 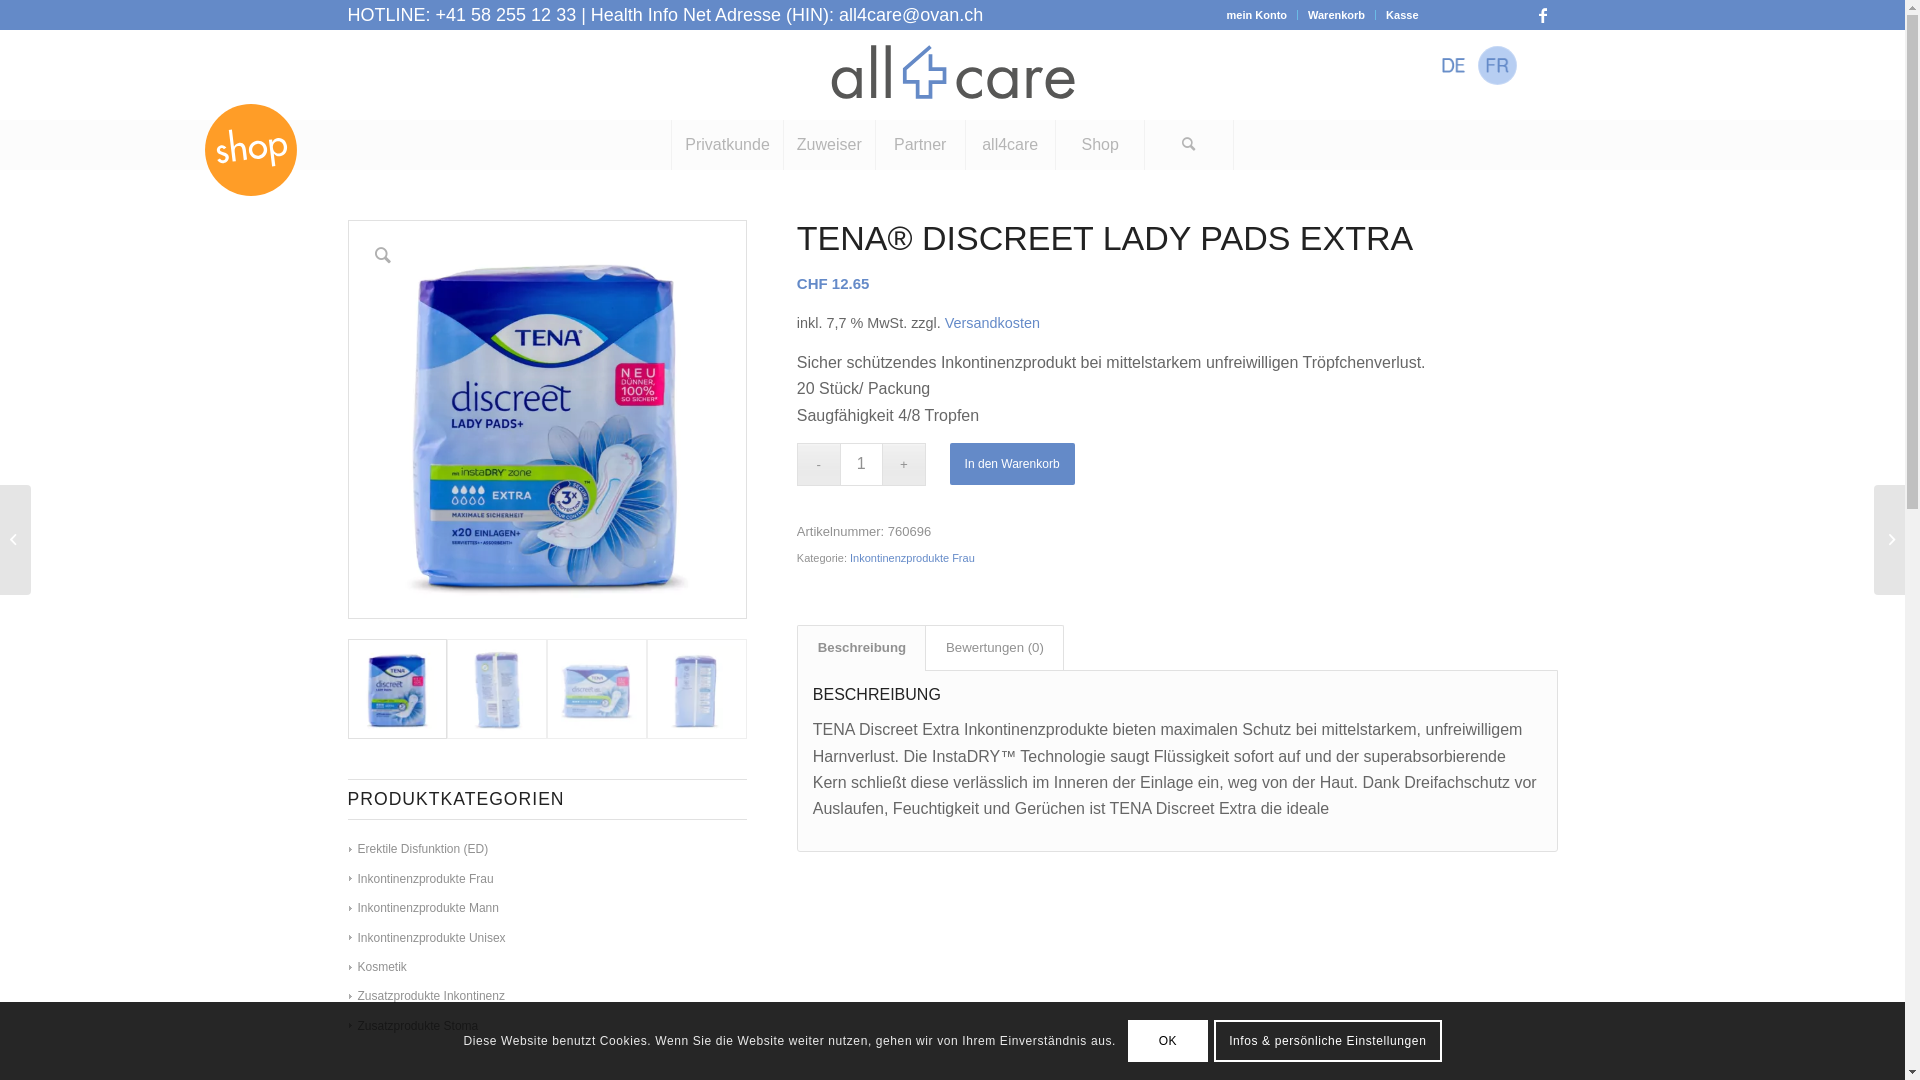 What do you see at coordinates (1385, 15) in the screenshot?
I see `'Kasse'` at bounding box center [1385, 15].